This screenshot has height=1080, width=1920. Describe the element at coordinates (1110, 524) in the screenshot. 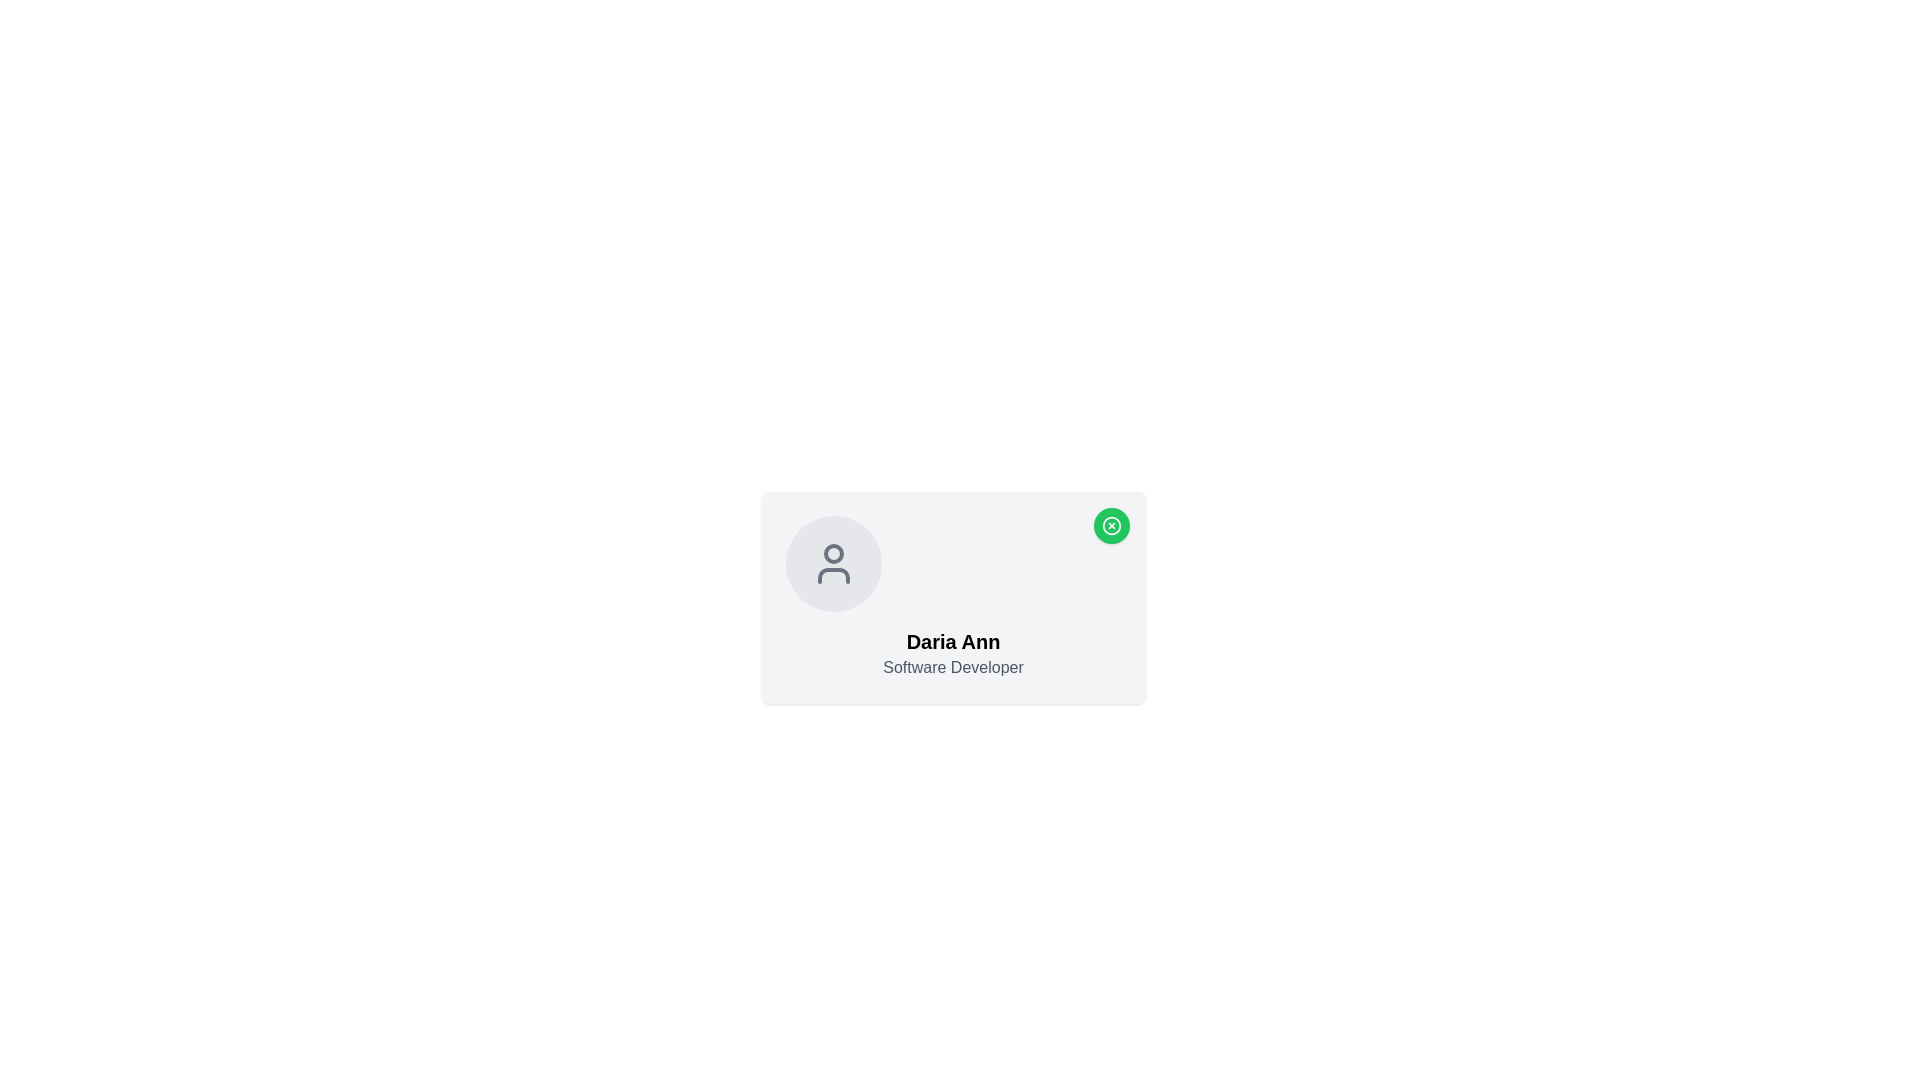

I see `the close button located at the top-right corner of the card for 'Daria Ann', which will reveal a tooltip` at that location.